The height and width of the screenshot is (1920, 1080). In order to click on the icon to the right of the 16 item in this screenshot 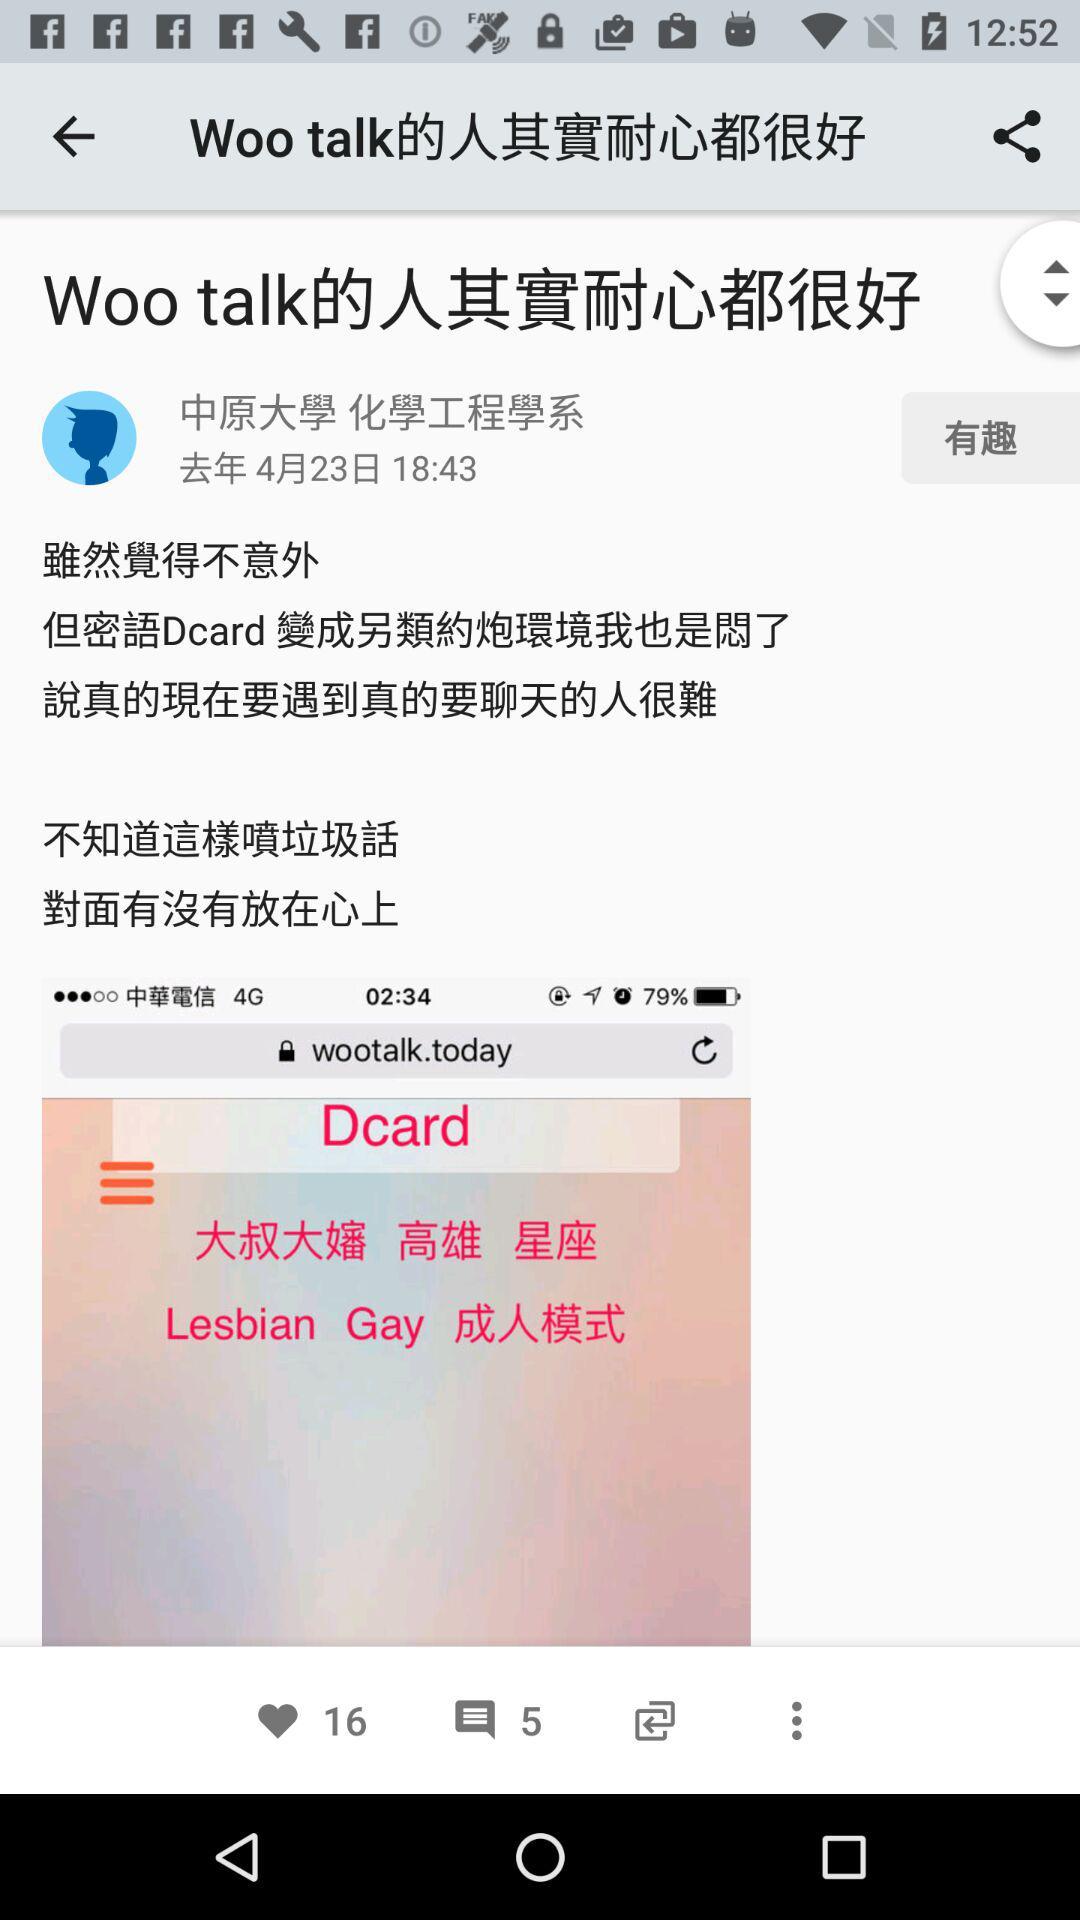, I will do `click(495, 1719)`.